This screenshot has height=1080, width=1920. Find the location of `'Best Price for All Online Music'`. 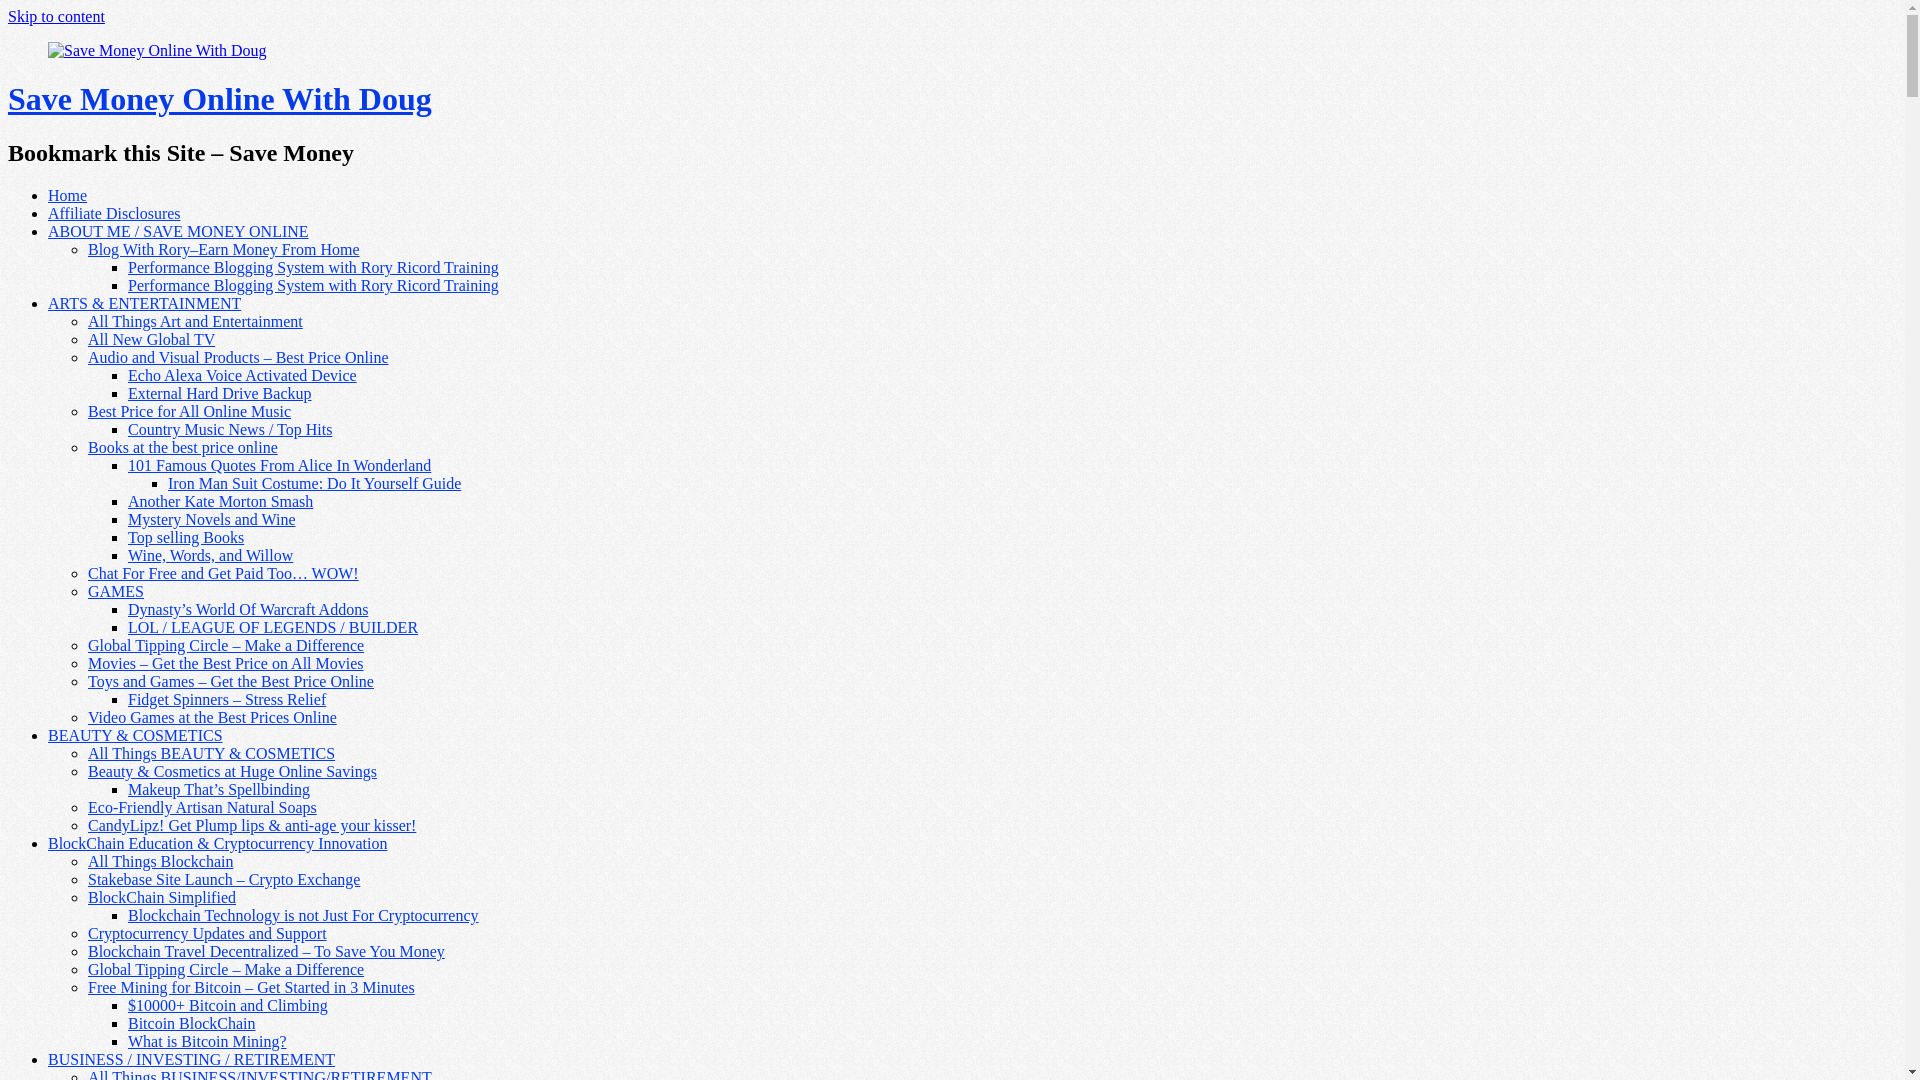

'Best Price for All Online Music' is located at coordinates (86, 410).